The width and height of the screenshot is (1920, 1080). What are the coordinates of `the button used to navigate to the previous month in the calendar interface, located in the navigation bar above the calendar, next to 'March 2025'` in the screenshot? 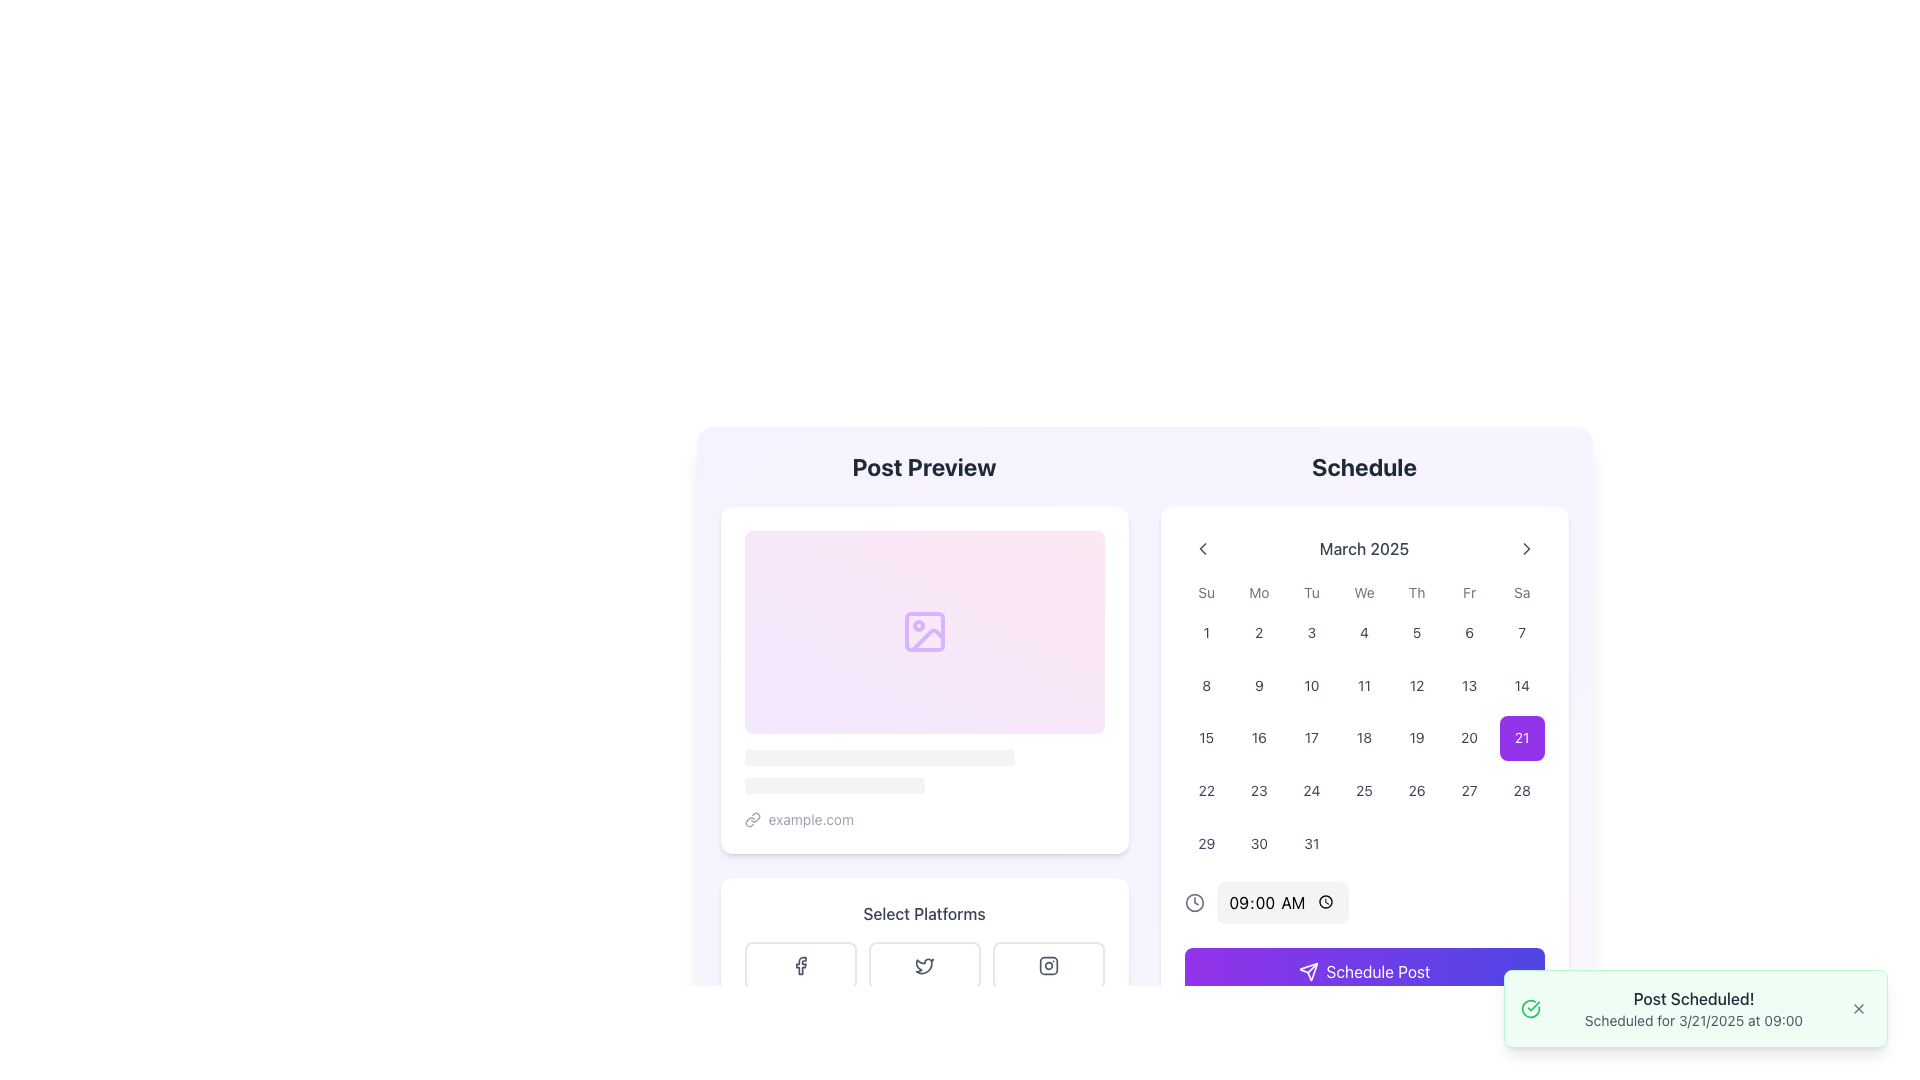 It's located at (1201, 548).